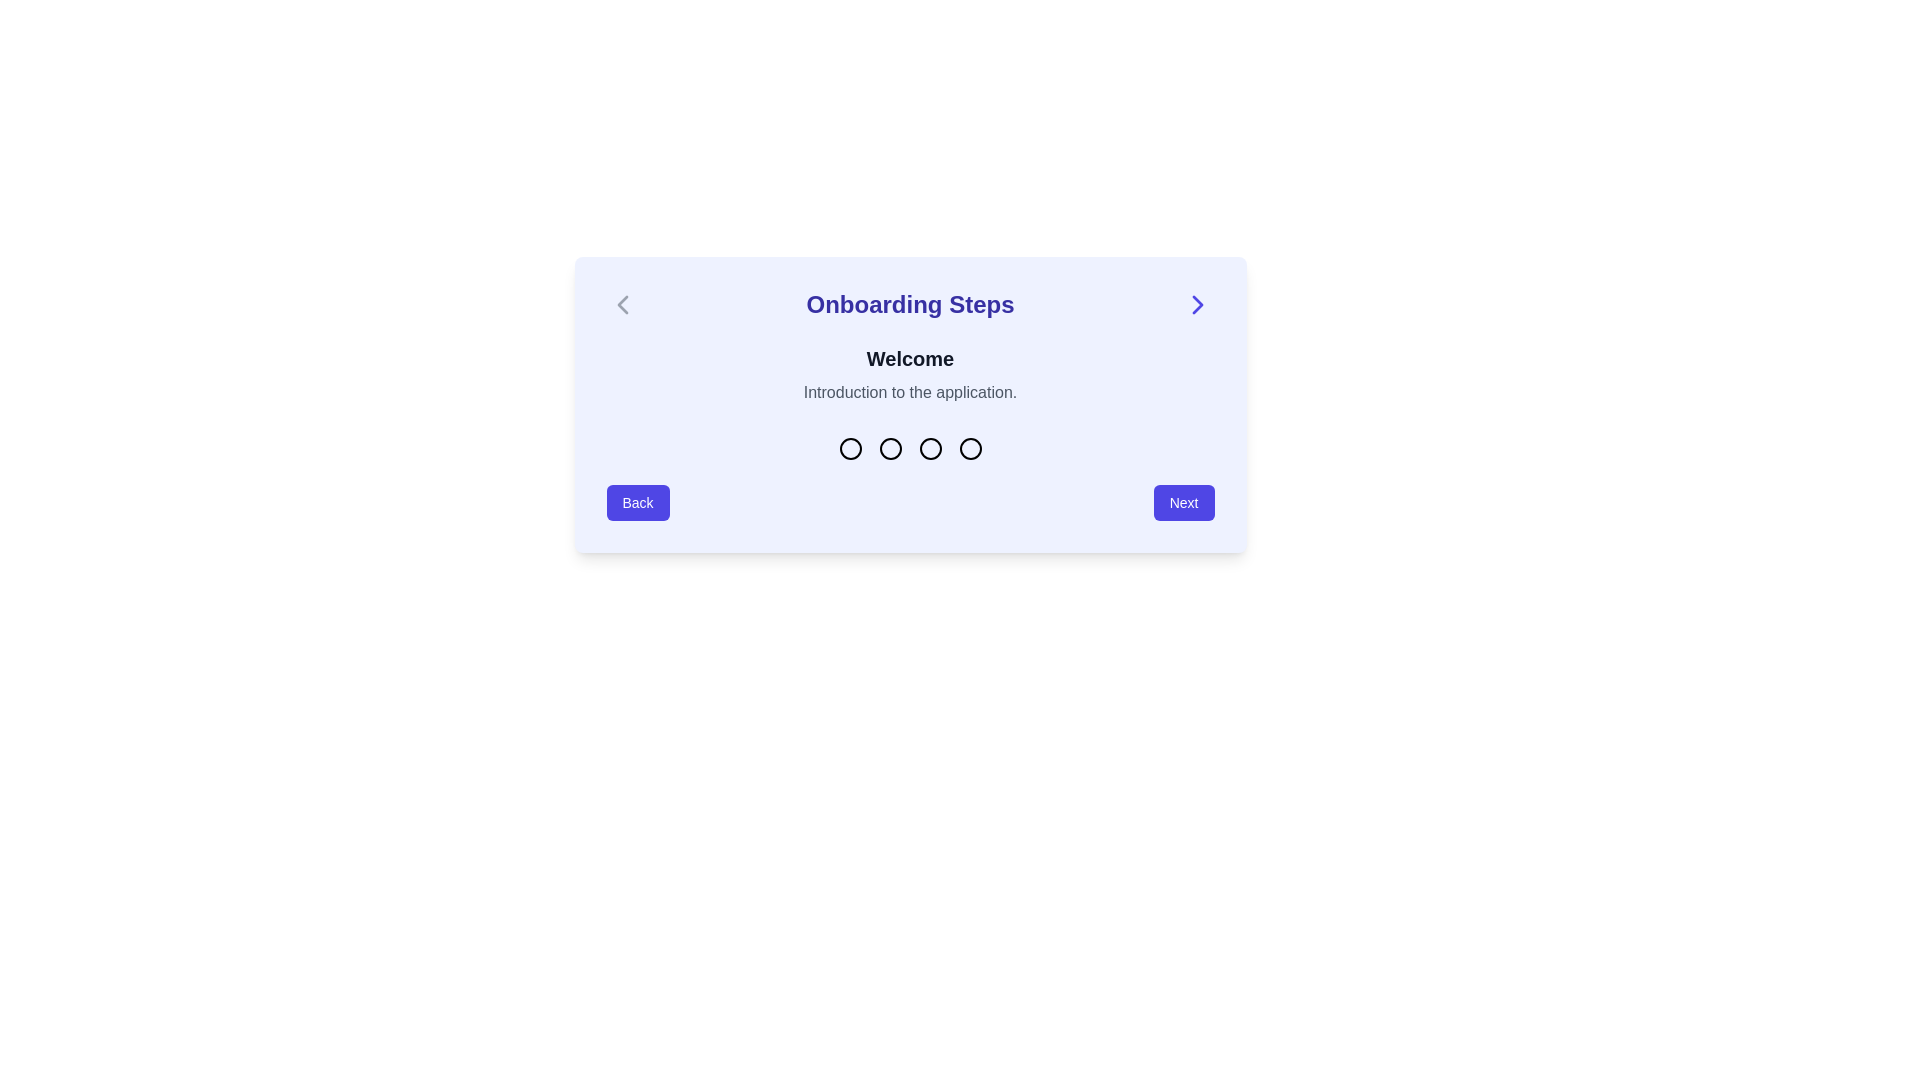 Image resolution: width=1920 pixels, height=1080 pixels. Describe the element at coordinates (889, 447) in the screenshot. I see `the state of the third circular icon in a multi-step progress indicator located at the center of the panel` at that location.